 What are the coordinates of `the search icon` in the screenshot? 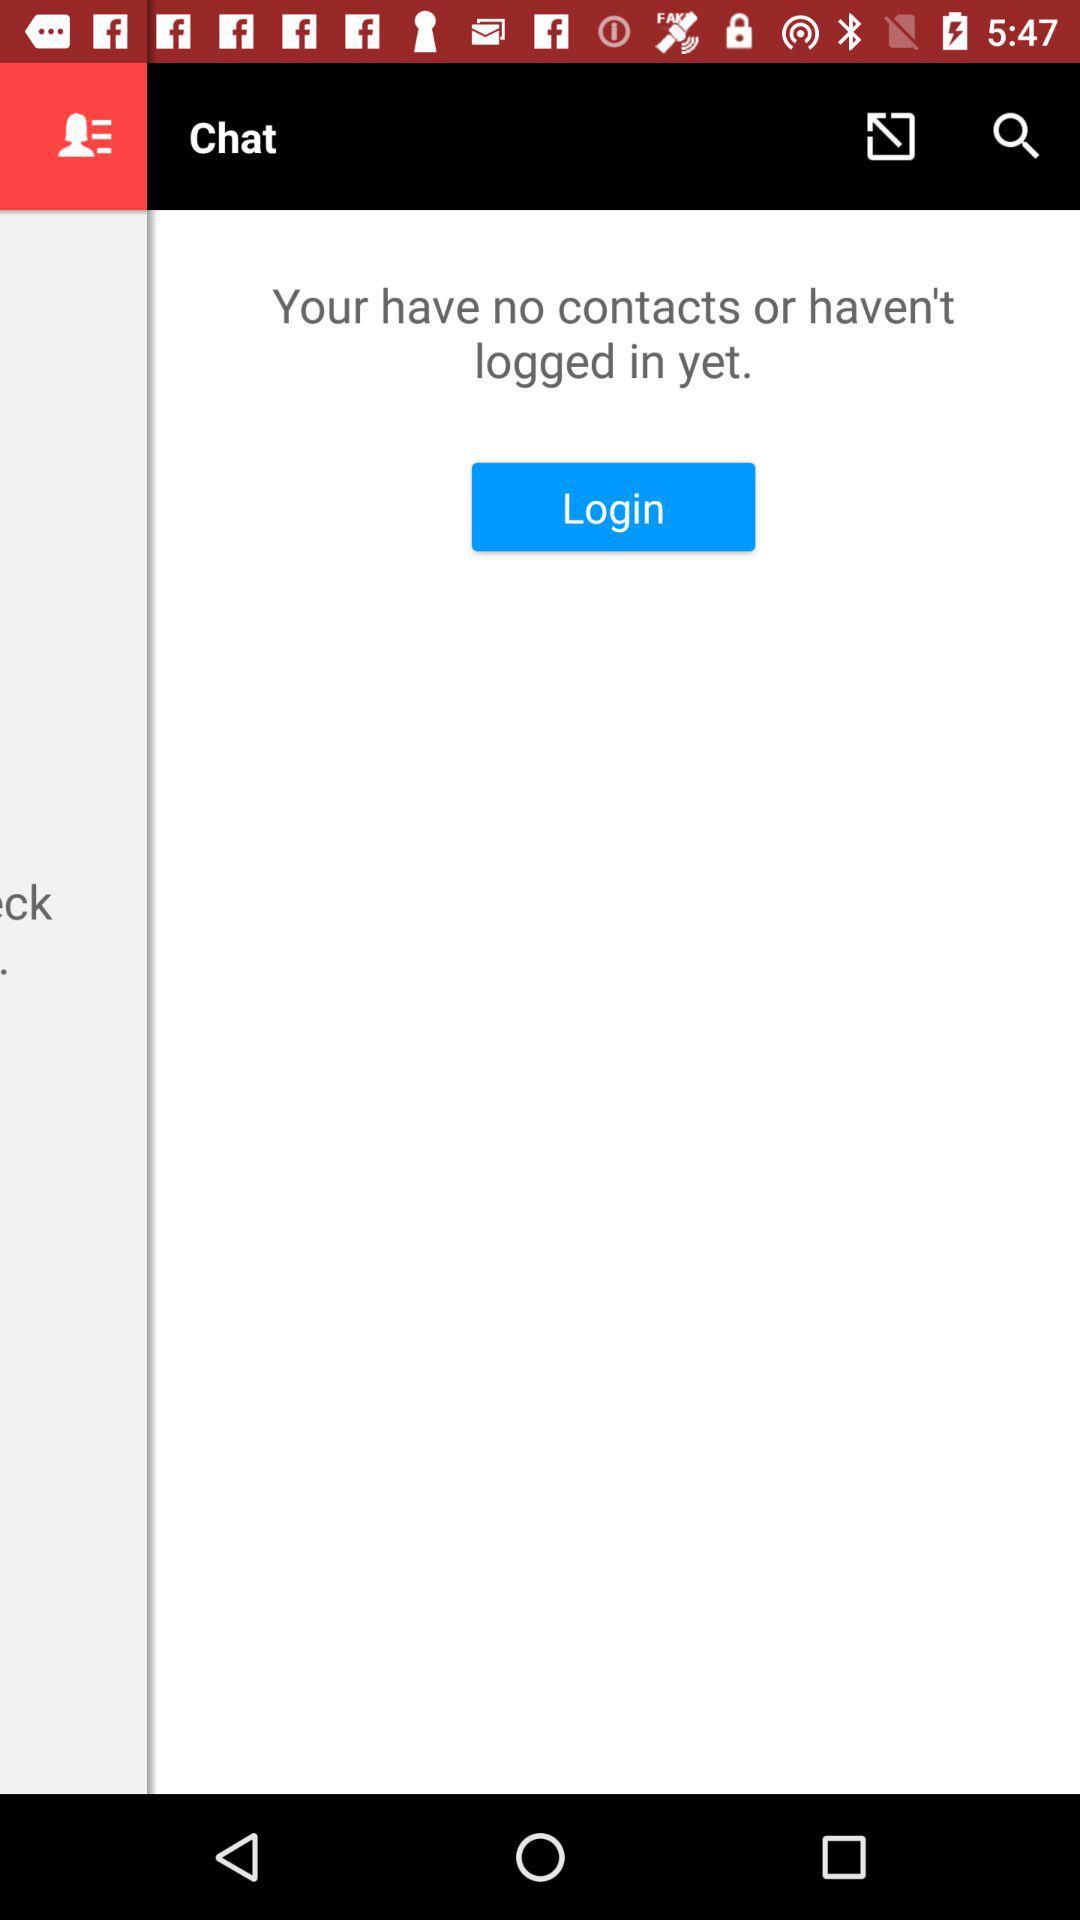 It's located at (1017, 135).